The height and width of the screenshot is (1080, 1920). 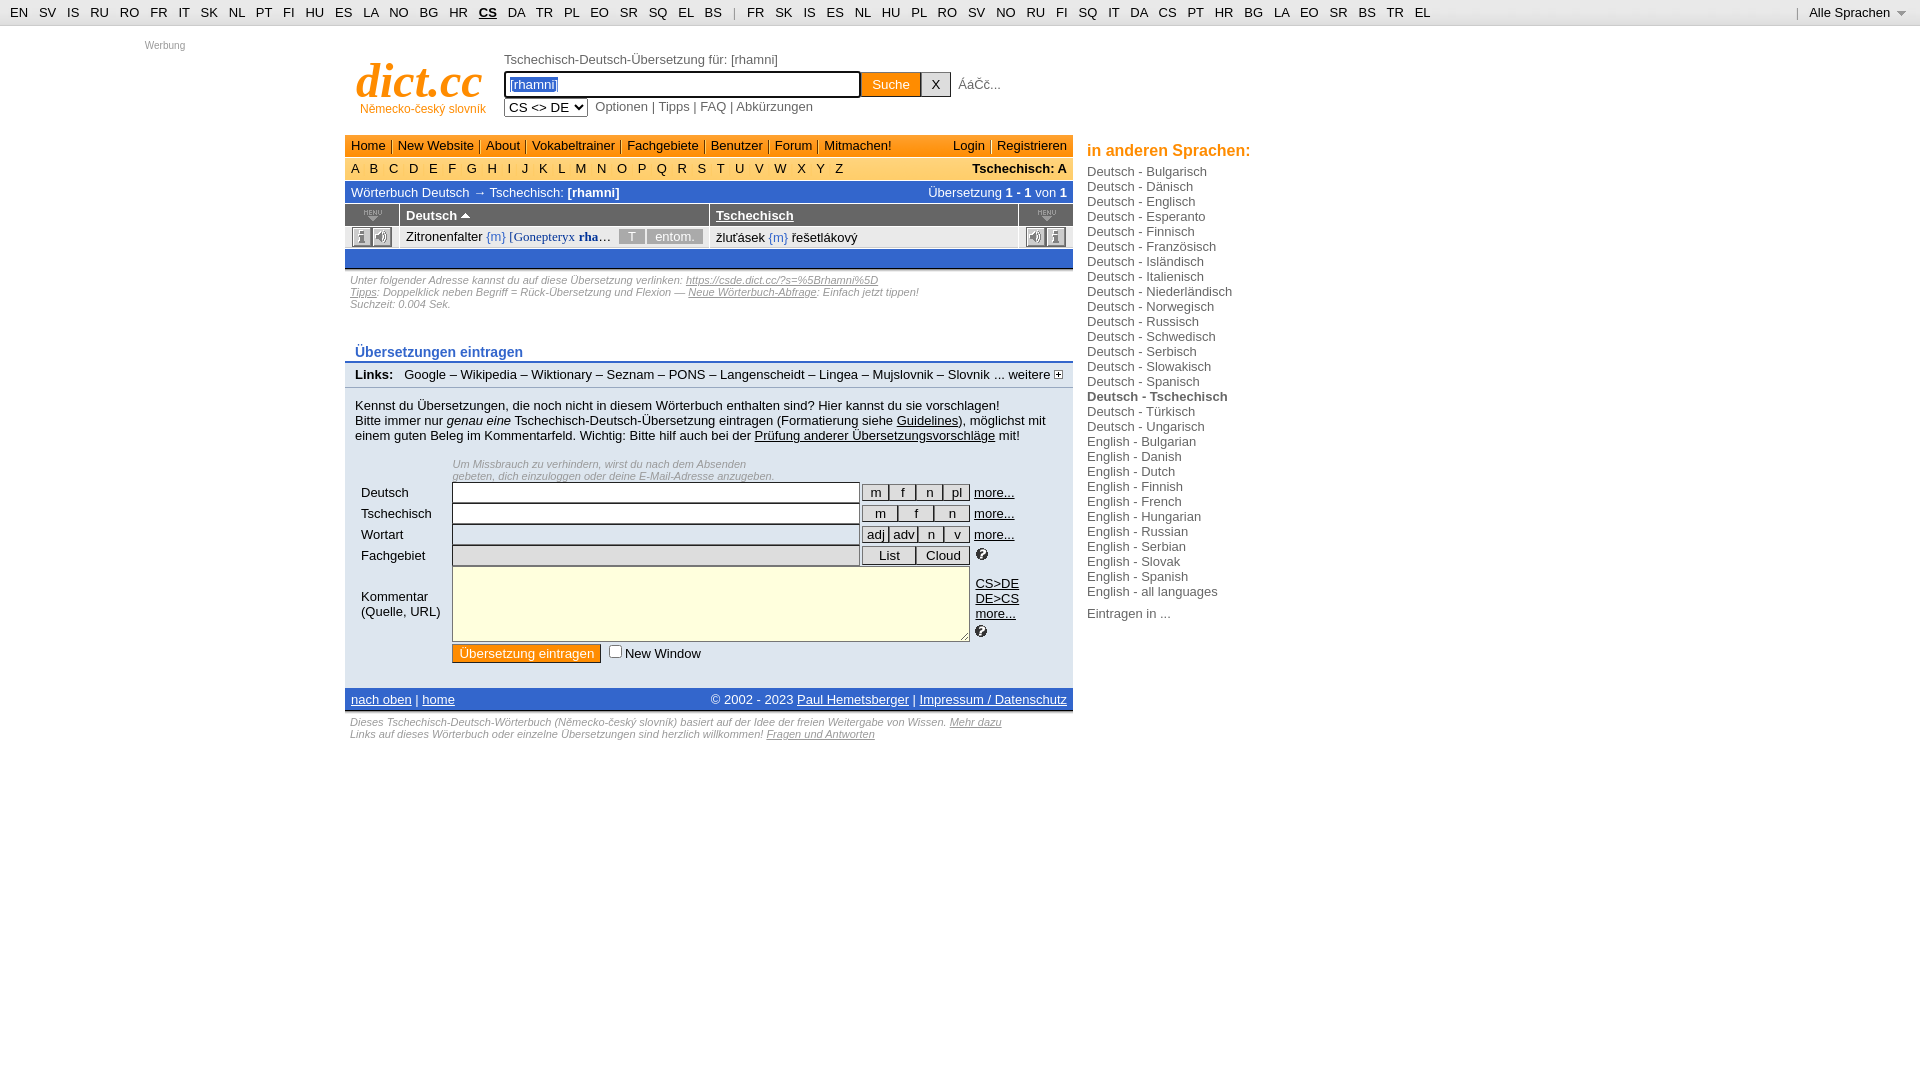 What do you see at coordinates (1136, 546) in the screenshot?
I see `'English - Serbian'` at bounding box center [1136, 546].